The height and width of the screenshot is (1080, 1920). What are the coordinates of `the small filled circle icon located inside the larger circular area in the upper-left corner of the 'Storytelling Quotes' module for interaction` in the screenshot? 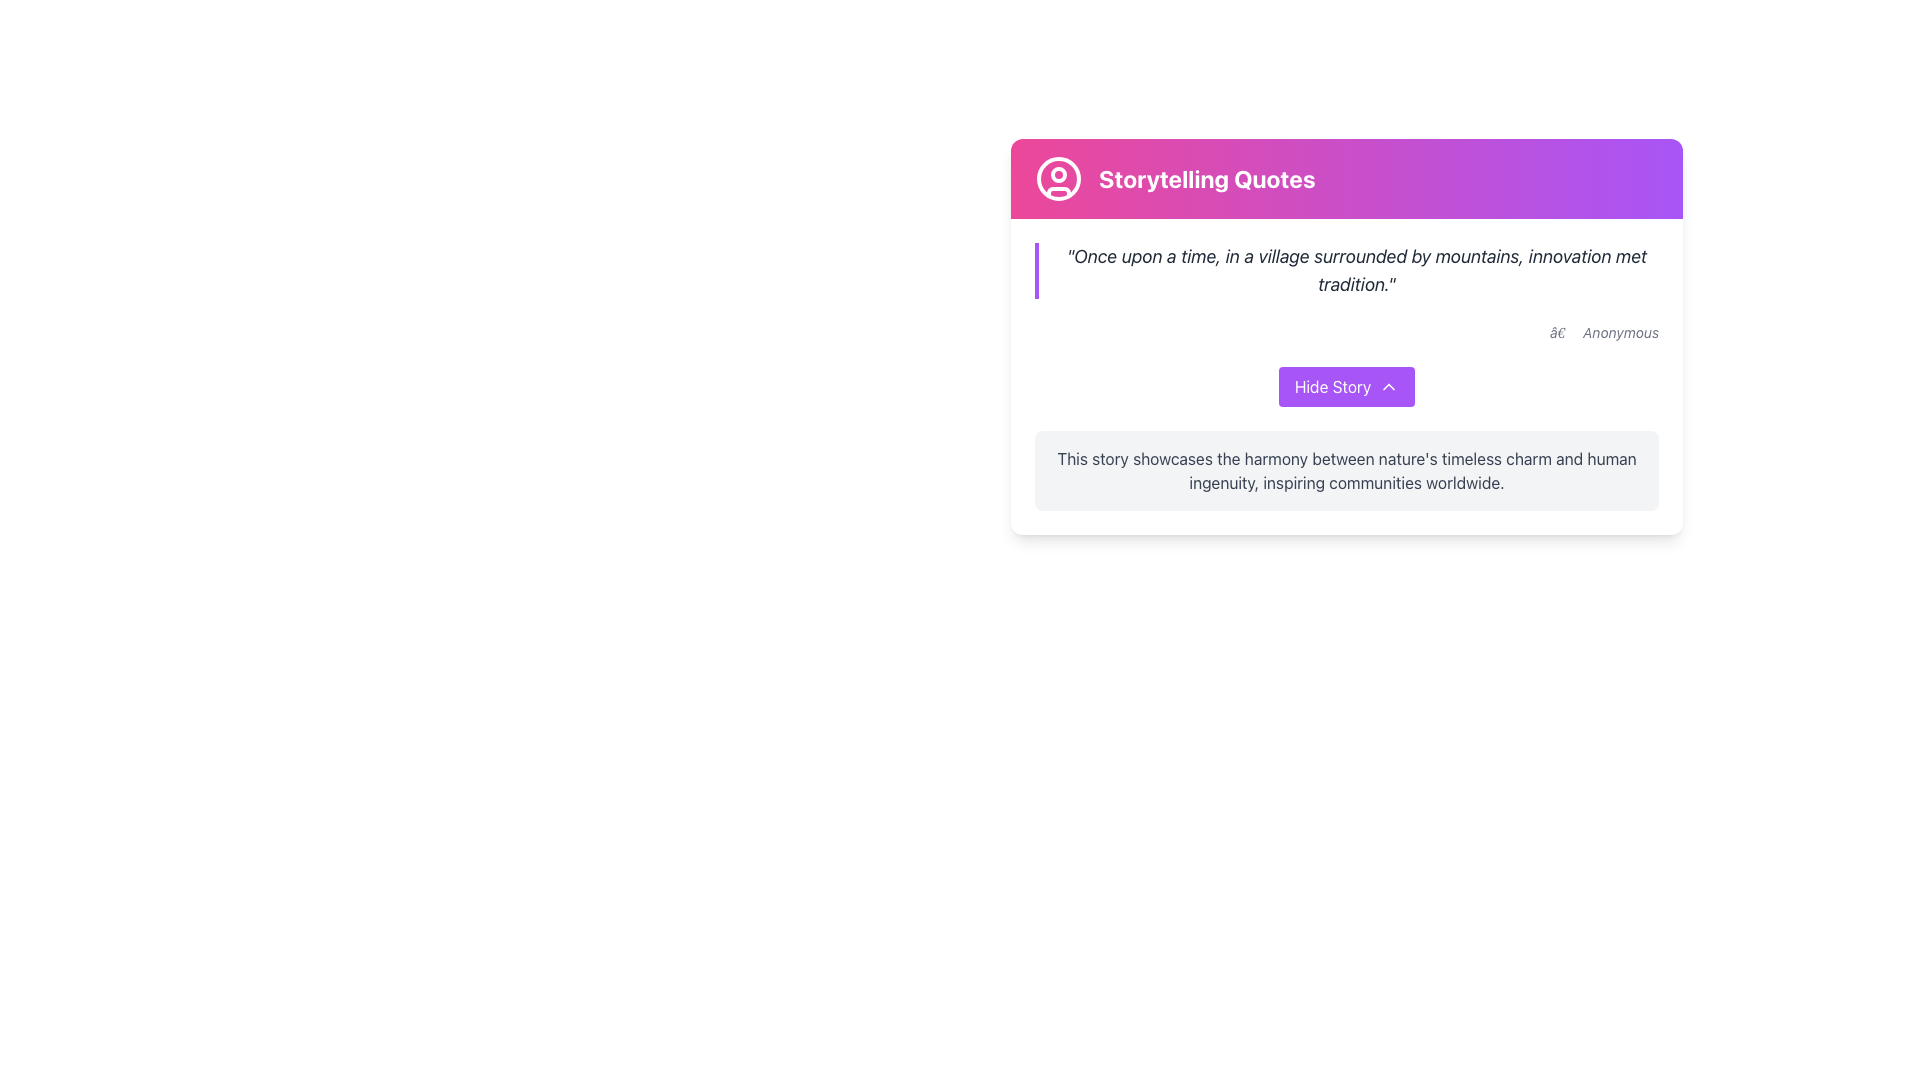 It's located at (1058, 173).